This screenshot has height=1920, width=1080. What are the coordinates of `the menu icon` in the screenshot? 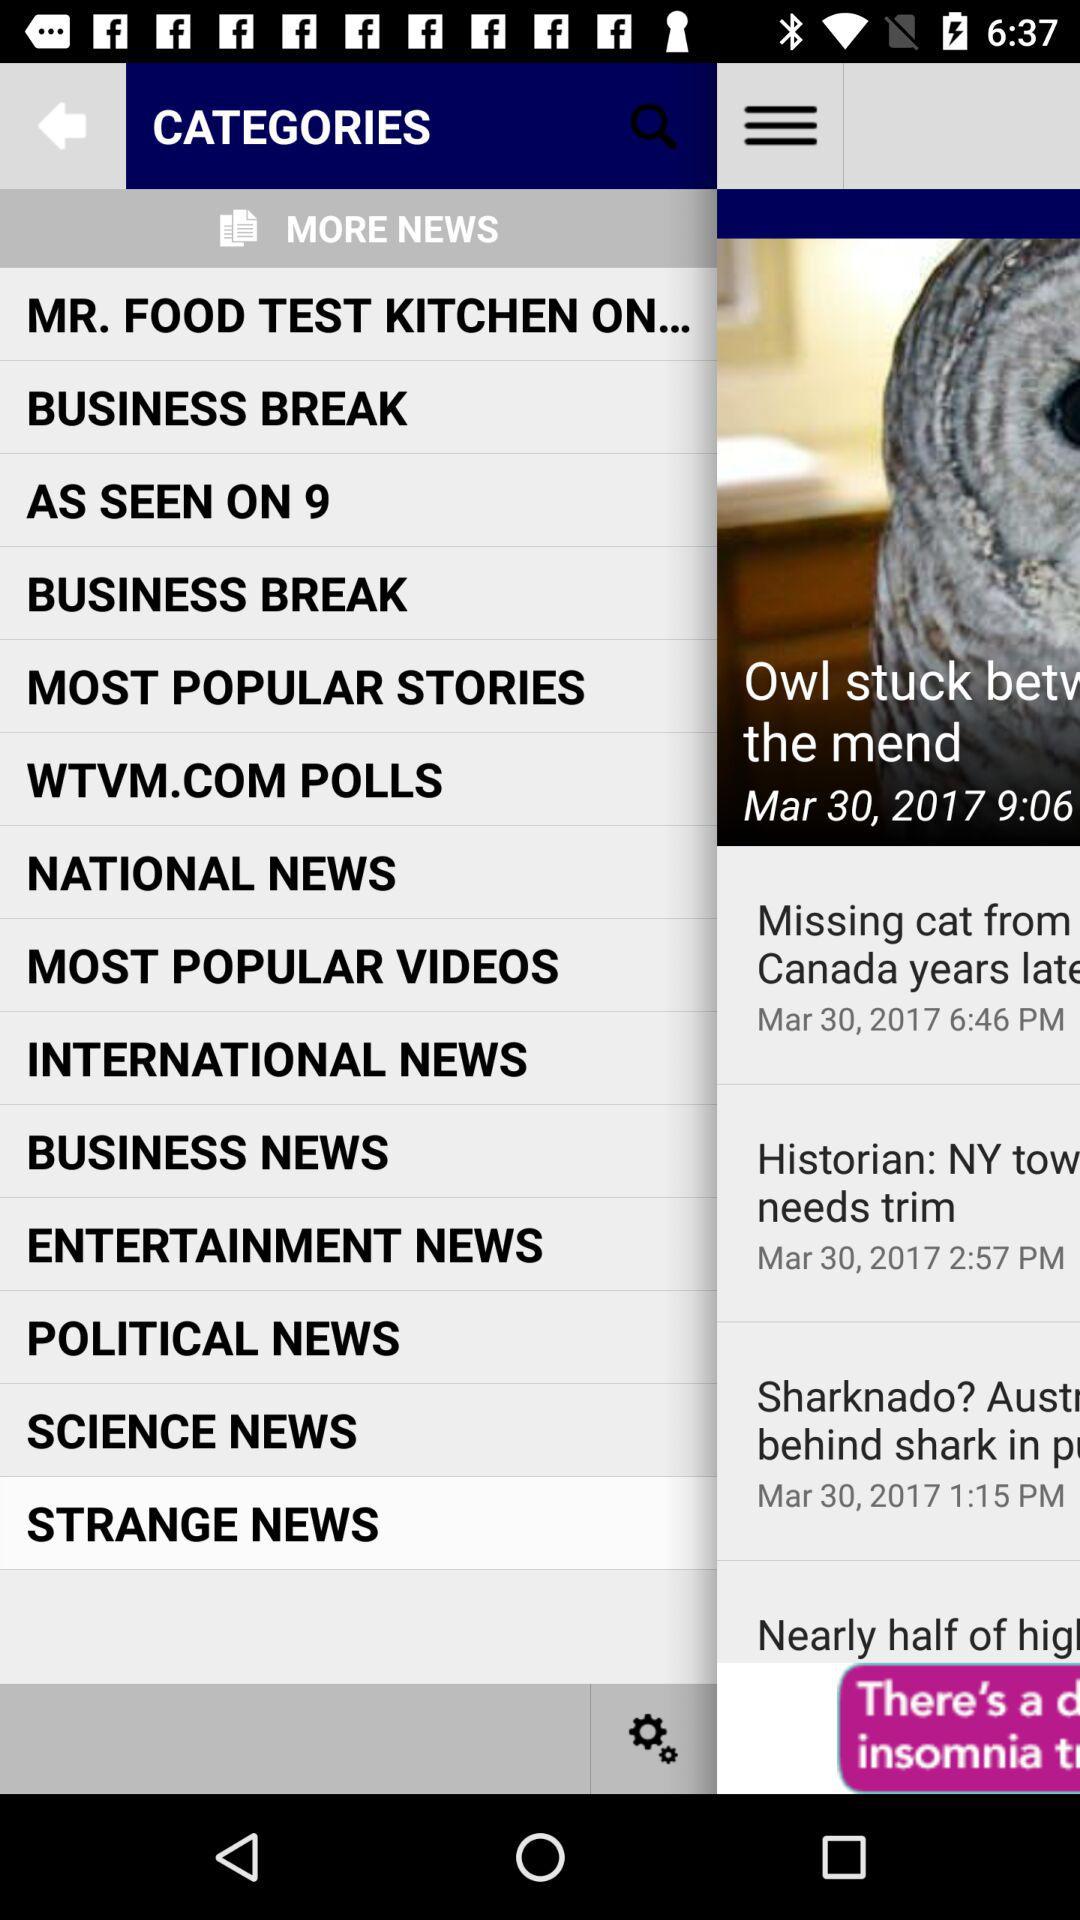 It's located at (778, 124).